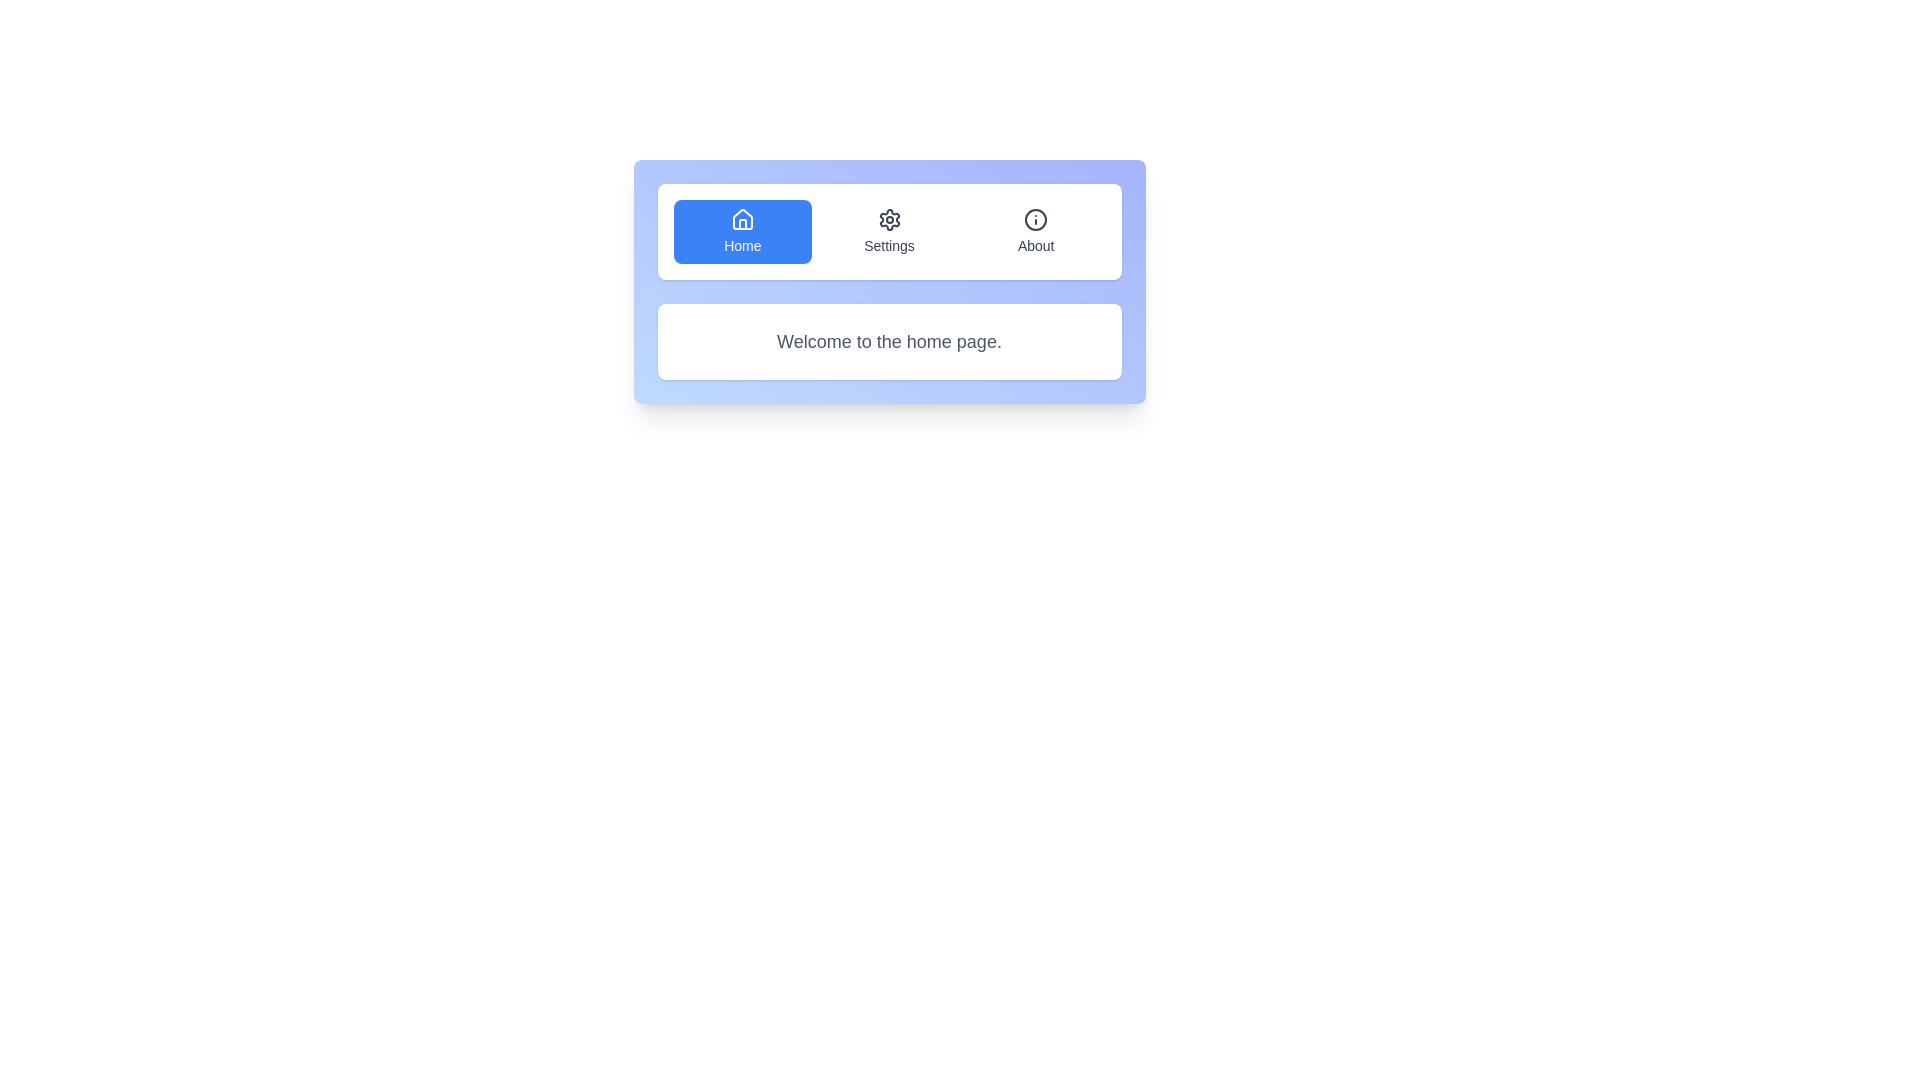 The image size is (1920, 1080). What do you see at coordinates (741, 230) in the screenshot?
I see `the Home tab by clicking its button` at bounding box center [741, 230].